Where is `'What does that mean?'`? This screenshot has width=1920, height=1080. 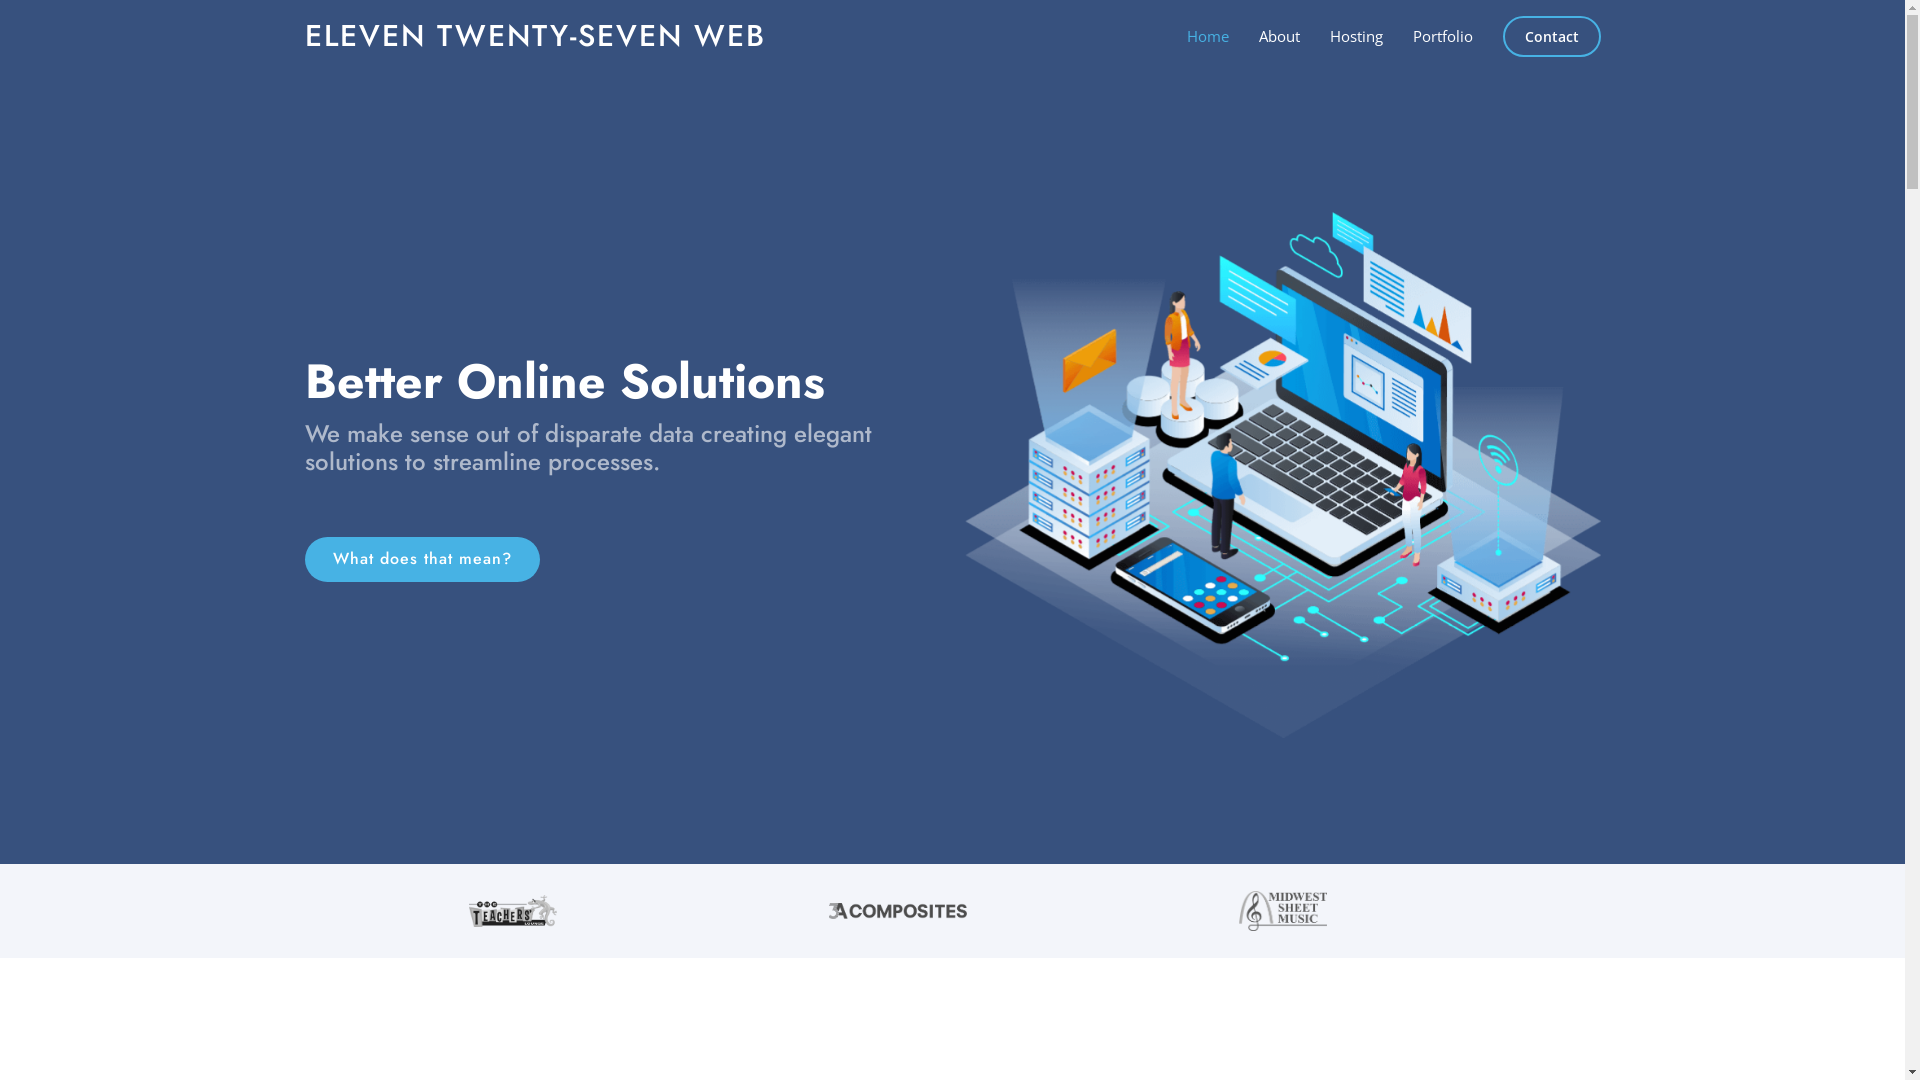 'What does that mean?' is located at coordinates (302, 559).